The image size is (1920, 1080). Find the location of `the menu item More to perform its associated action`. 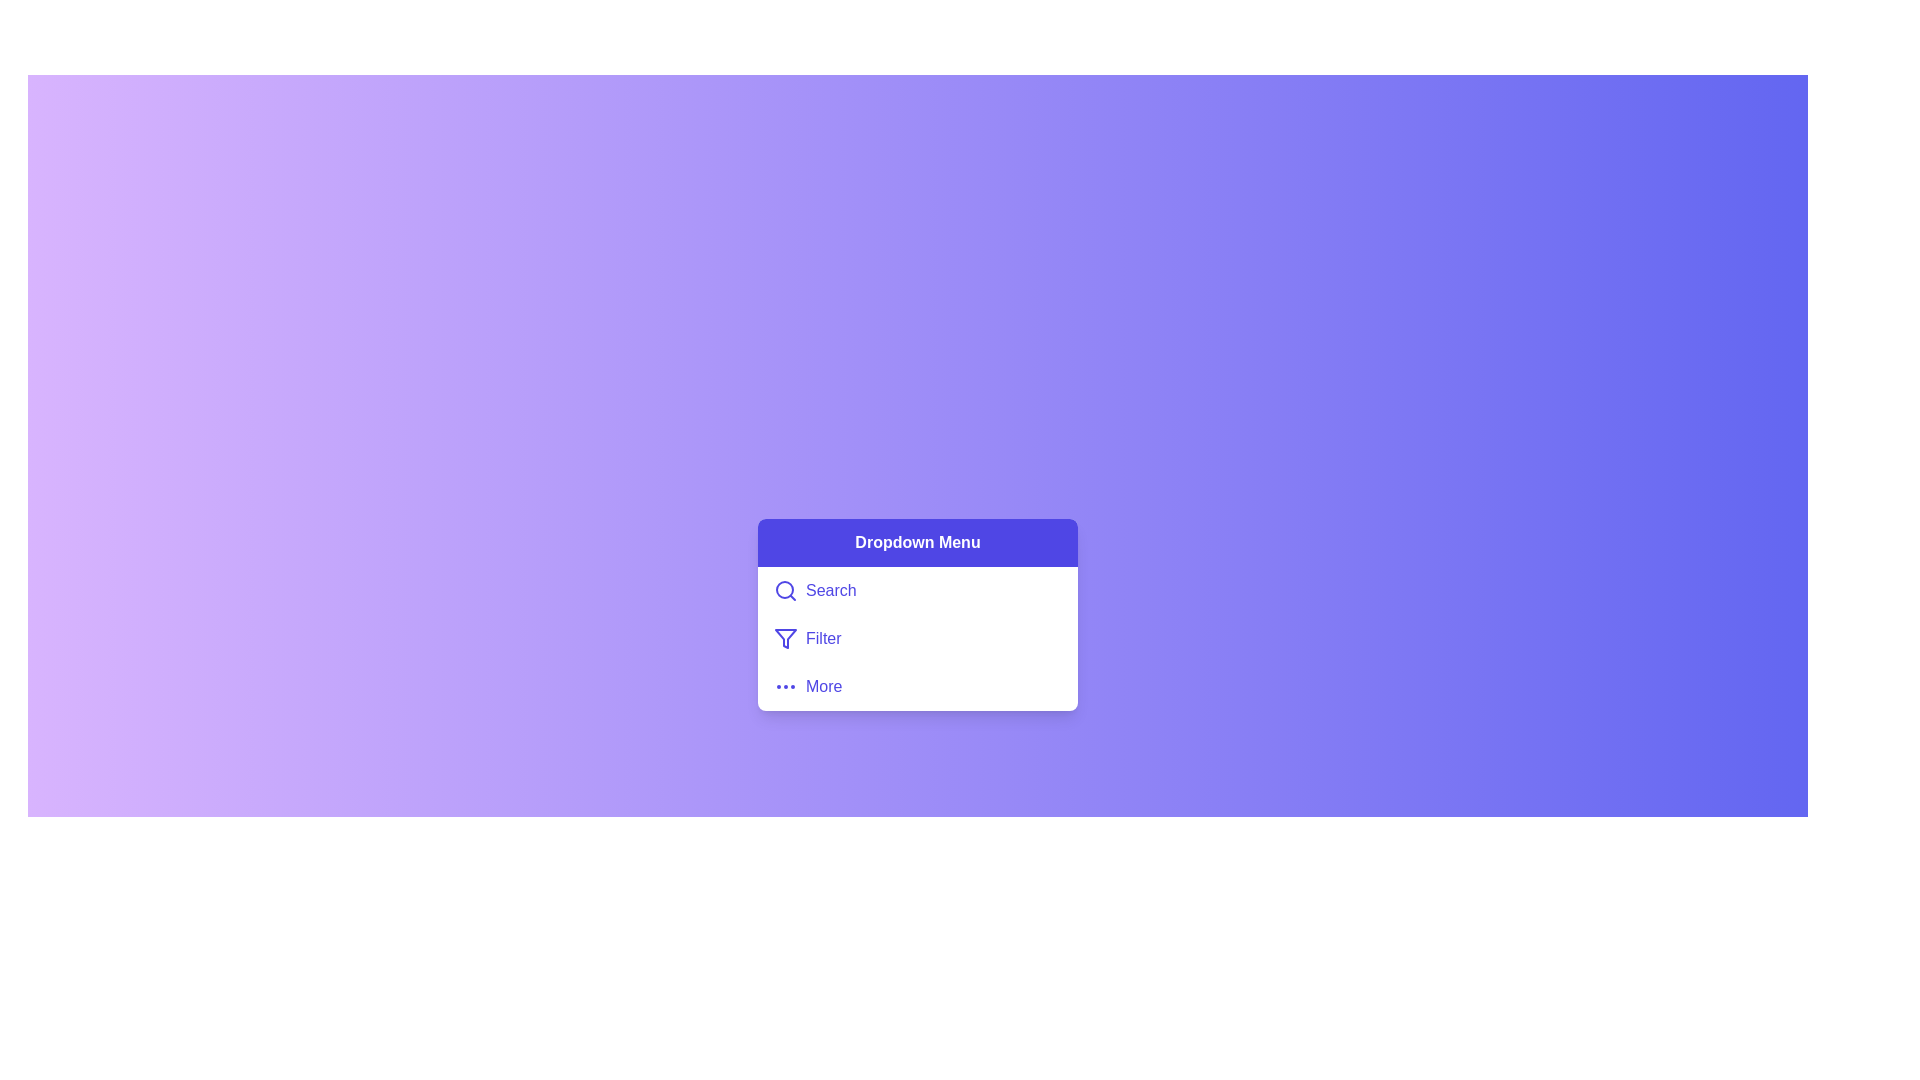

the menu item More to perform its associated action is located at coordinates (916, 685).